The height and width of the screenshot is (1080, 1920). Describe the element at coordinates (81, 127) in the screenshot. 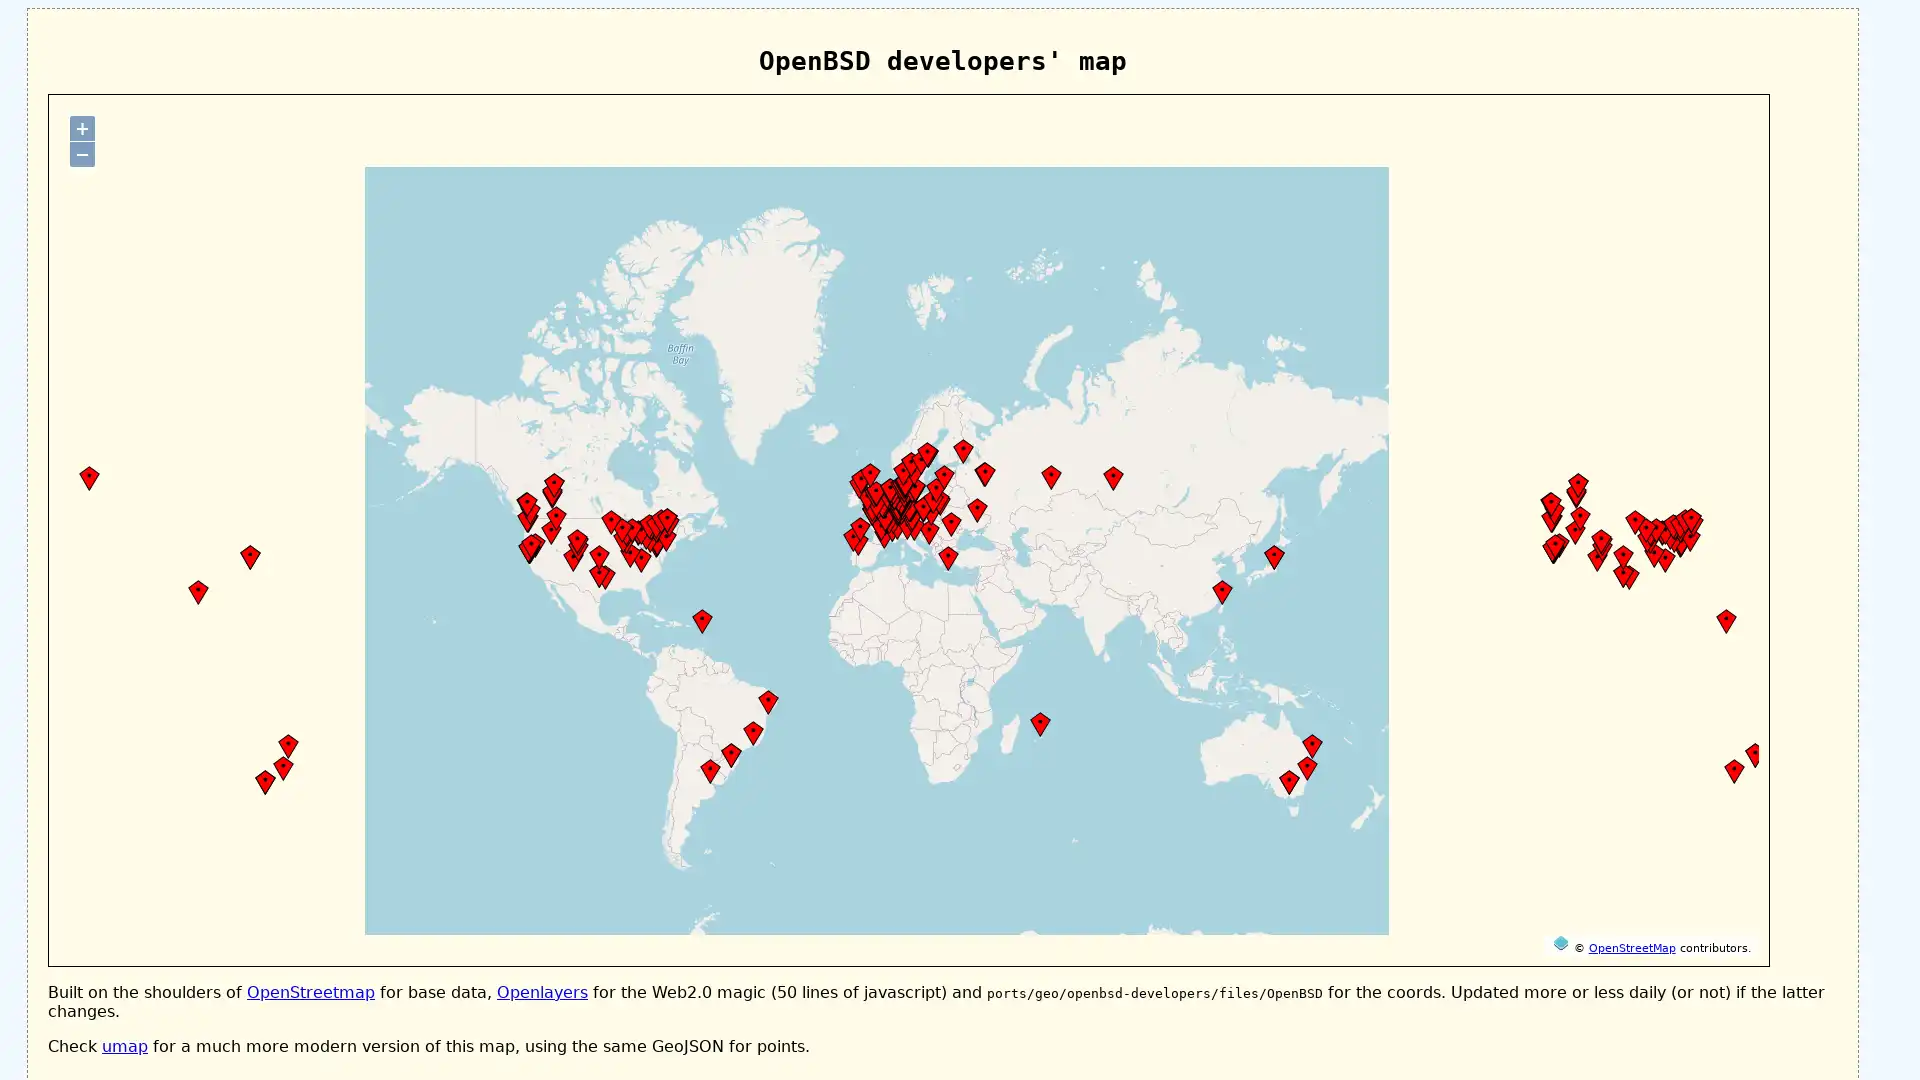

I see `+` at that location.